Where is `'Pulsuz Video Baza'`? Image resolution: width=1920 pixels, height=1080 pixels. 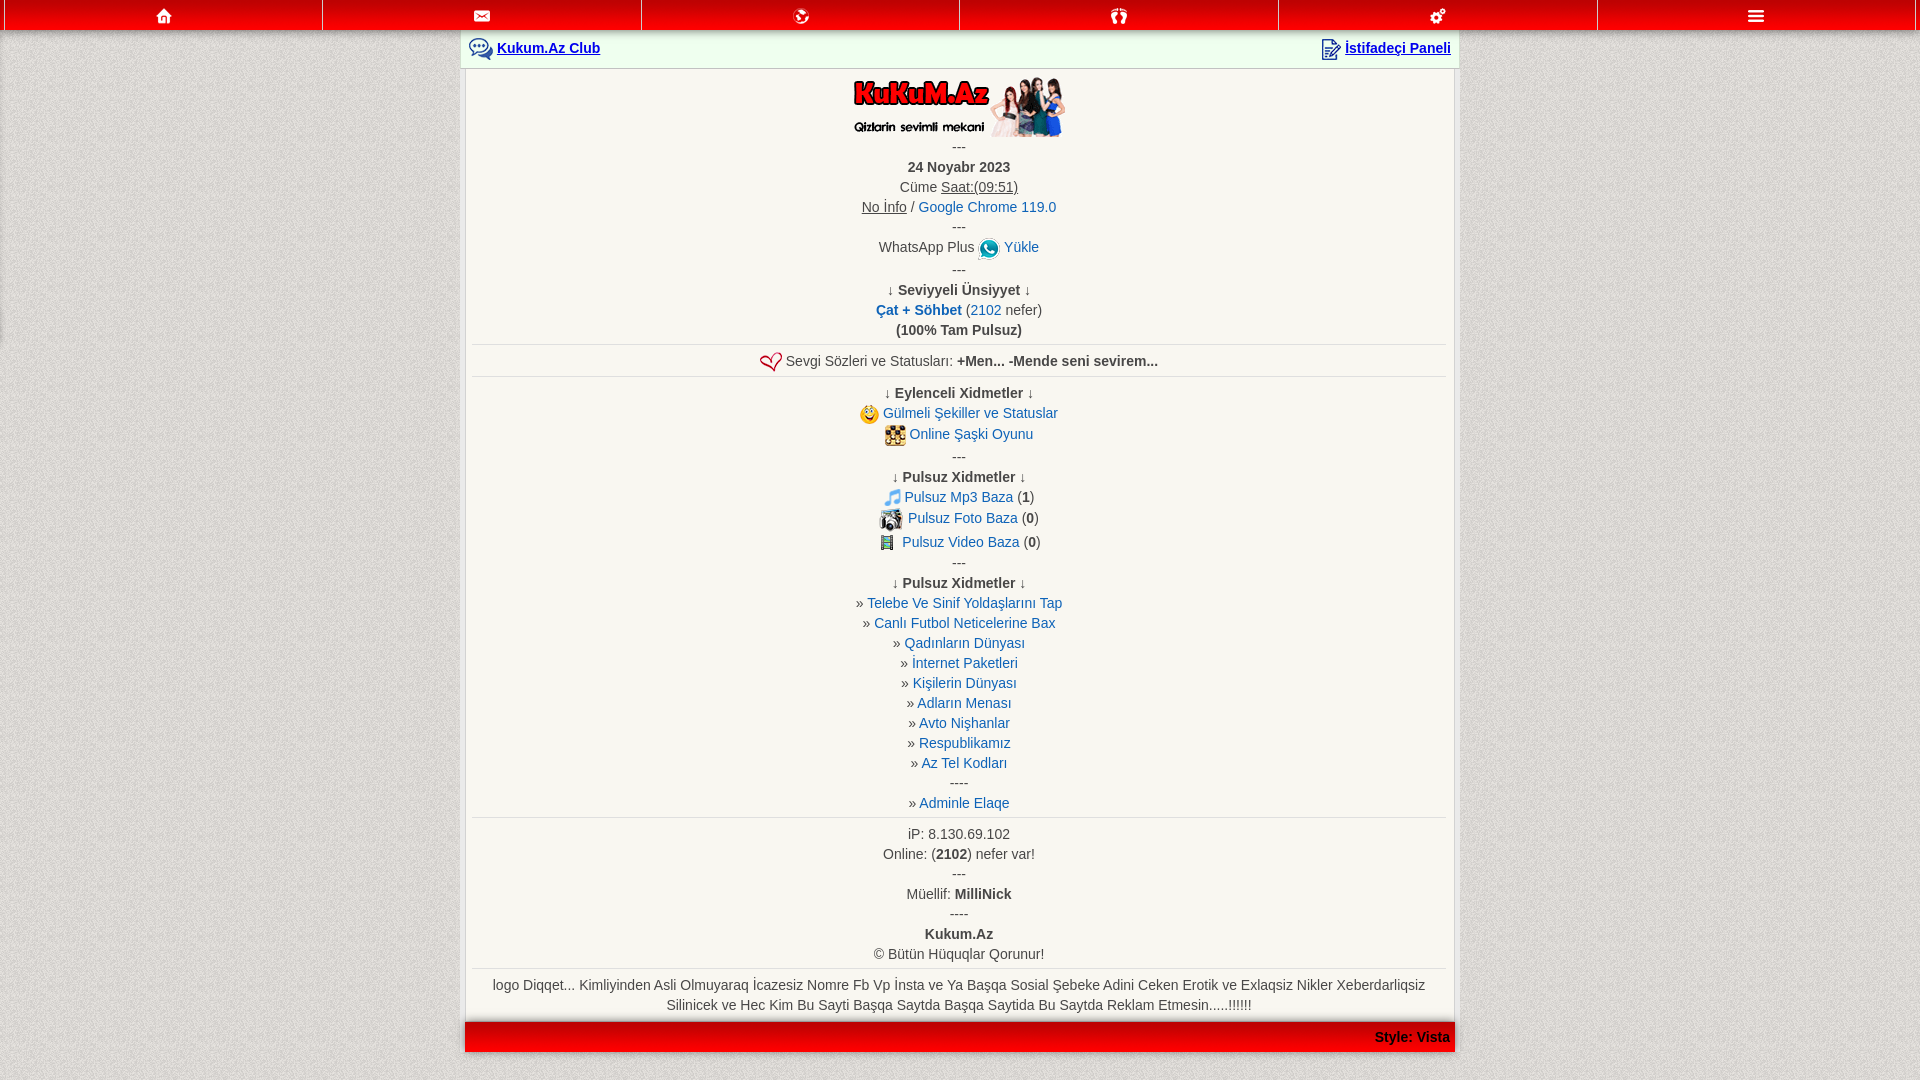 'Pulsuz Video Baza' is located at coordinates (901, 542).